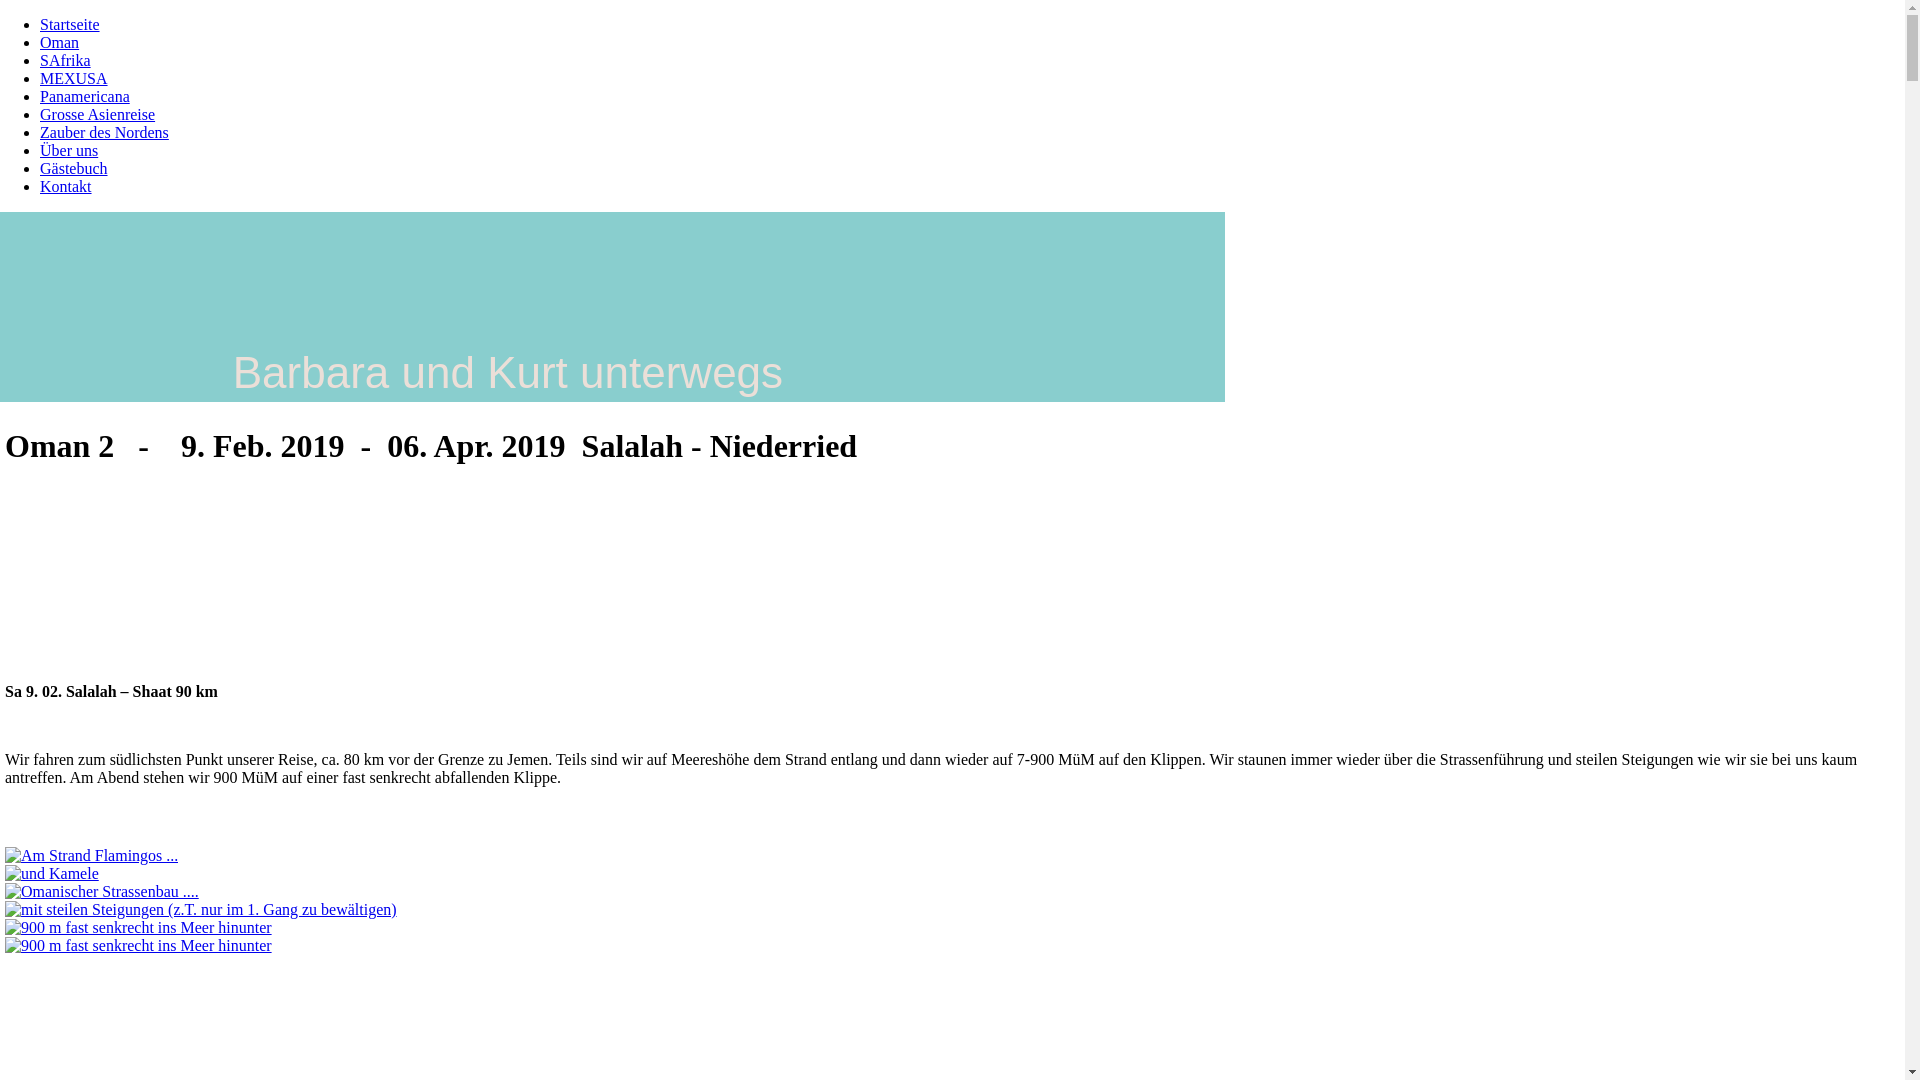  I want to click on 'Startseite', so click(70, 24).